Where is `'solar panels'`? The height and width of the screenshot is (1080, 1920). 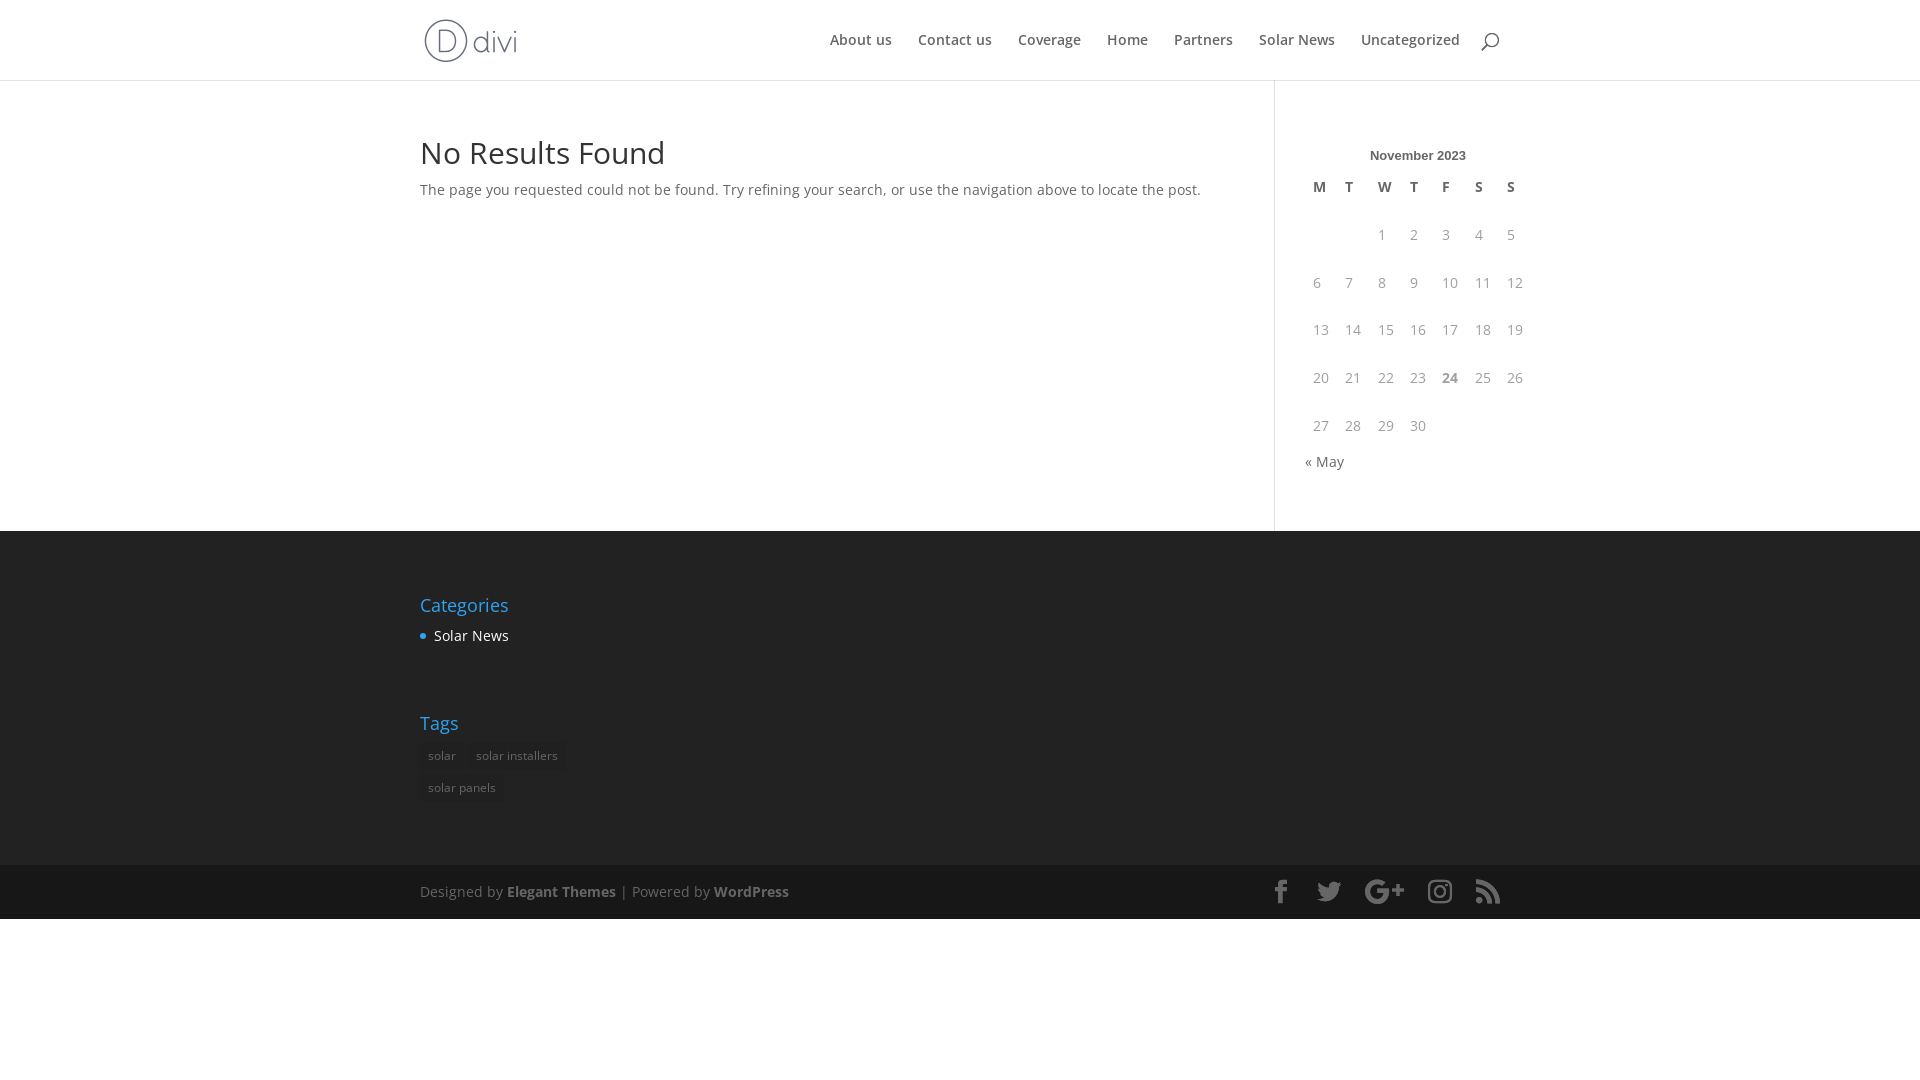
'solar panels' is located at coordinates (460, 786).